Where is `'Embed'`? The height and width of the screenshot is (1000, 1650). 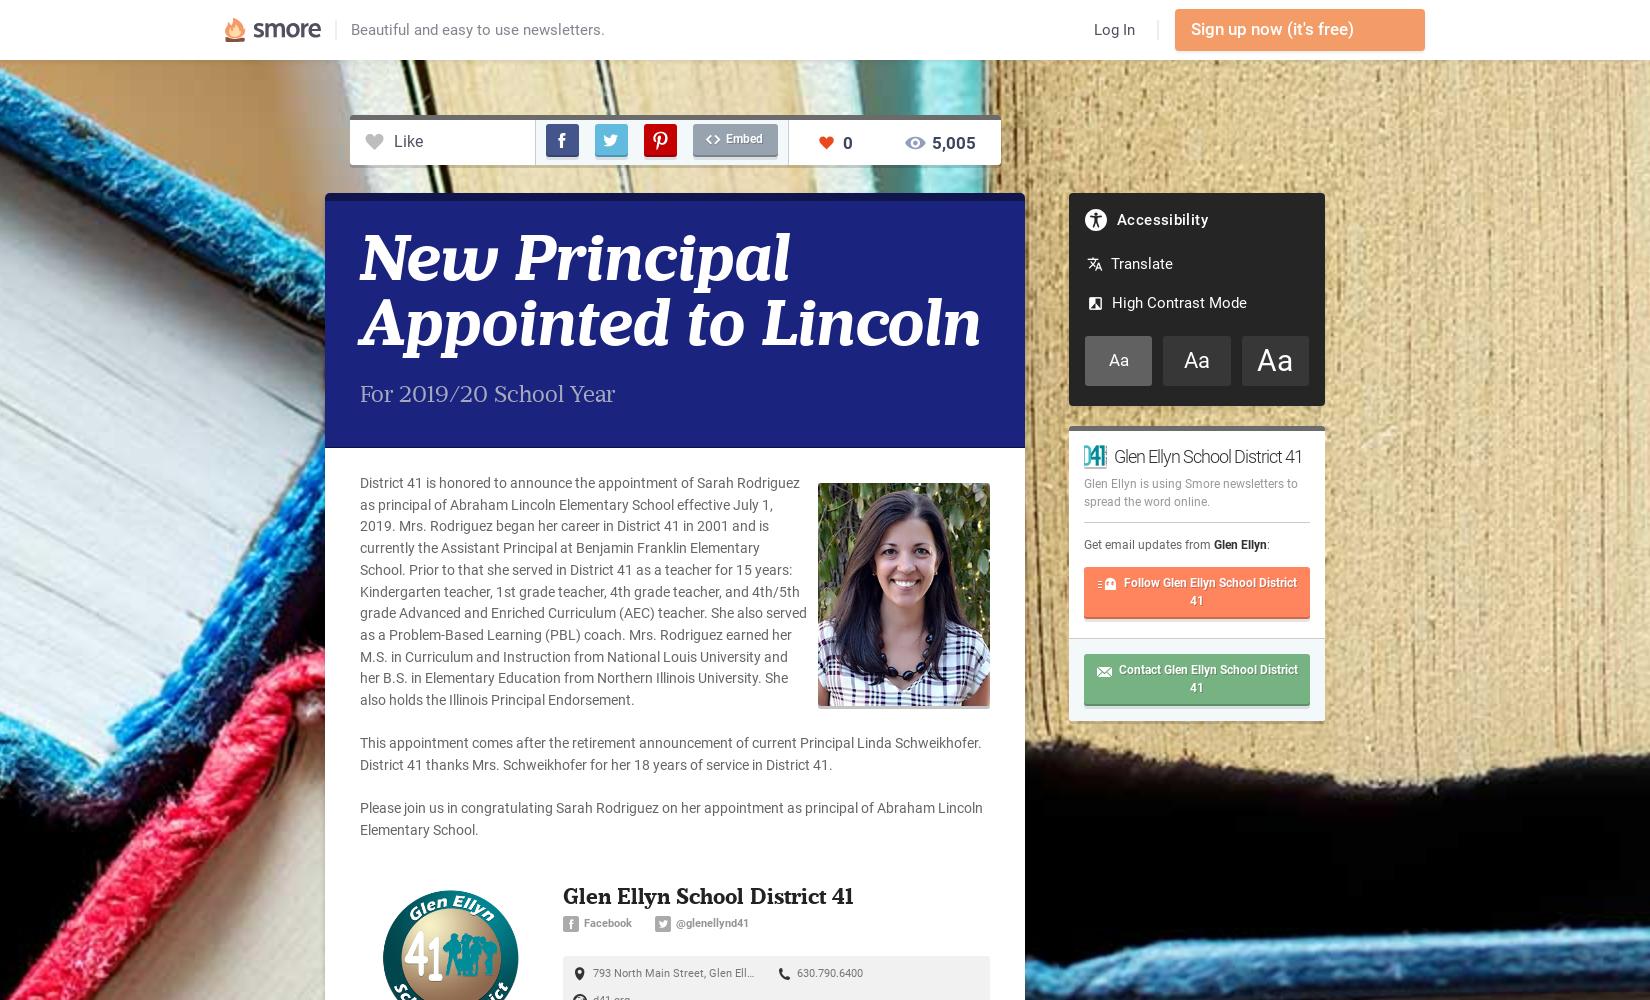 'Embed' is located at coordinates (742, 139).